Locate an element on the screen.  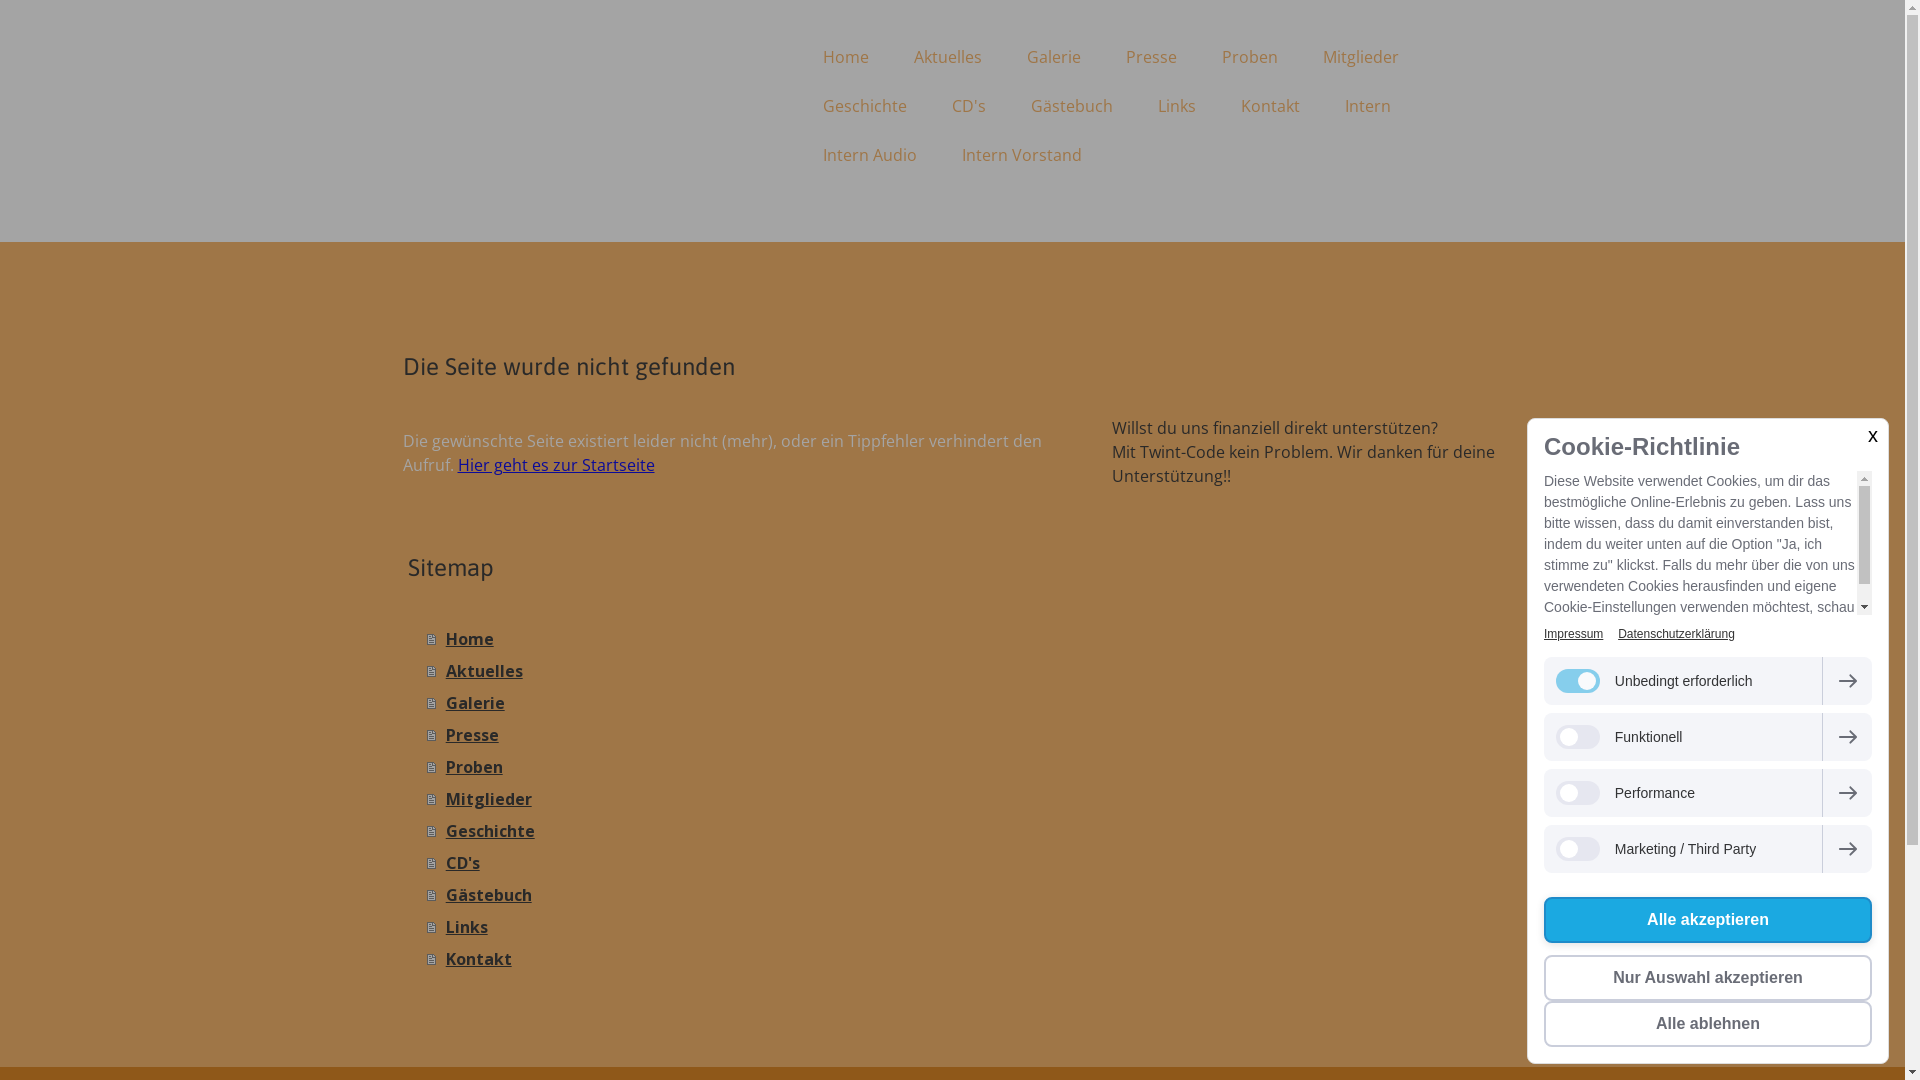
'Home' is located at coordinates (425, 639).